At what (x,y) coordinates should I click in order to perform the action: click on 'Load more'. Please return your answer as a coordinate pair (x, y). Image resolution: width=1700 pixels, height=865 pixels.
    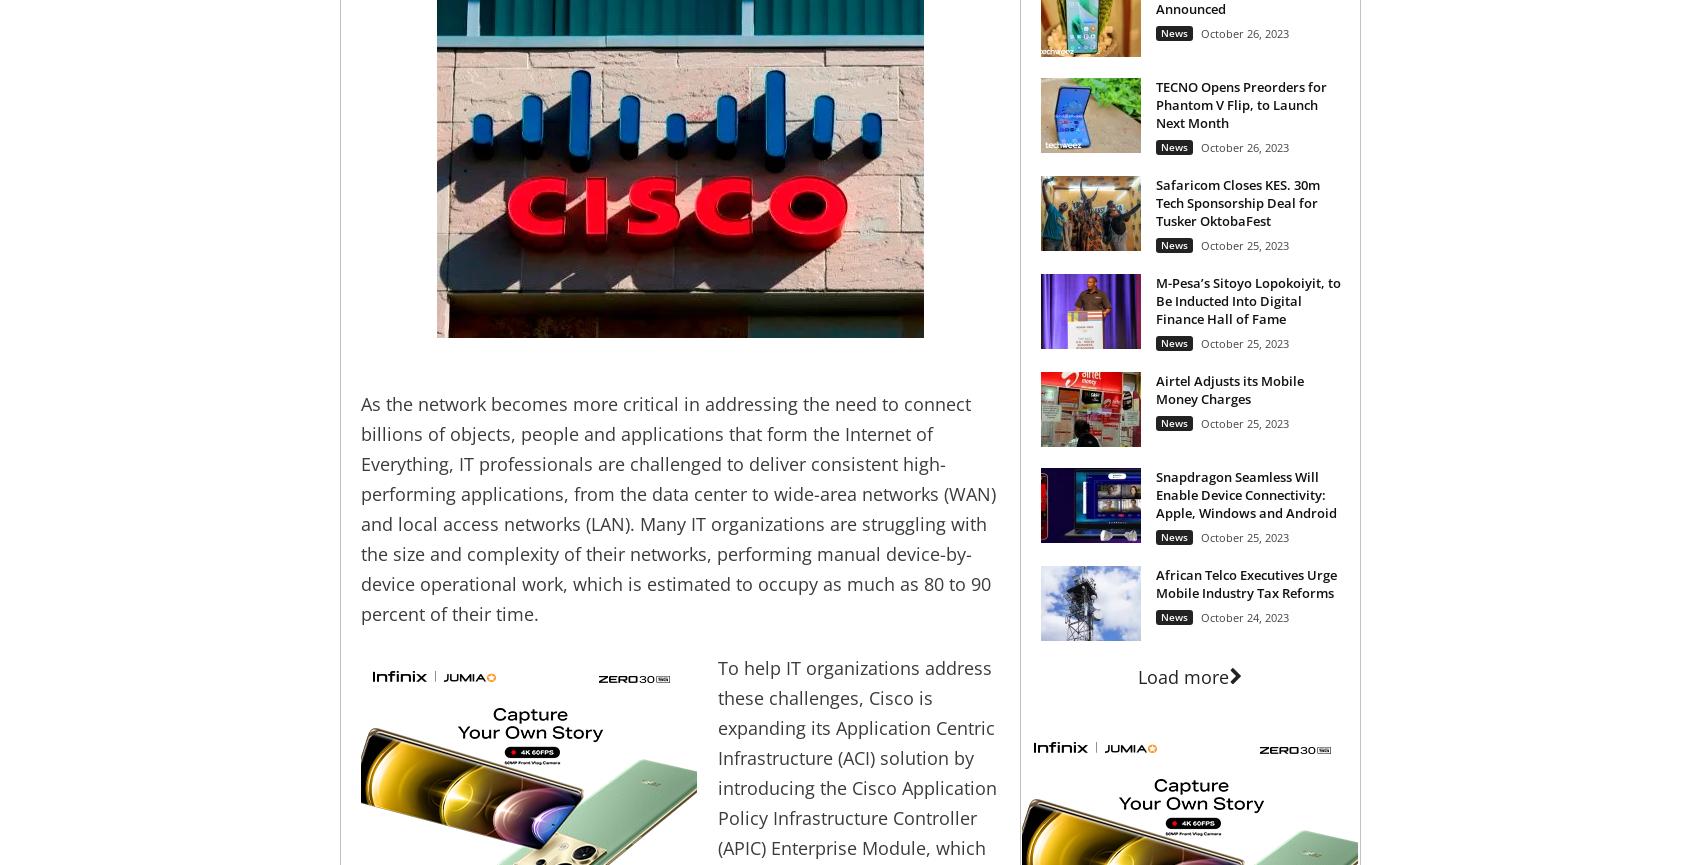
    Looking at the image, I should click on (1182, 675).